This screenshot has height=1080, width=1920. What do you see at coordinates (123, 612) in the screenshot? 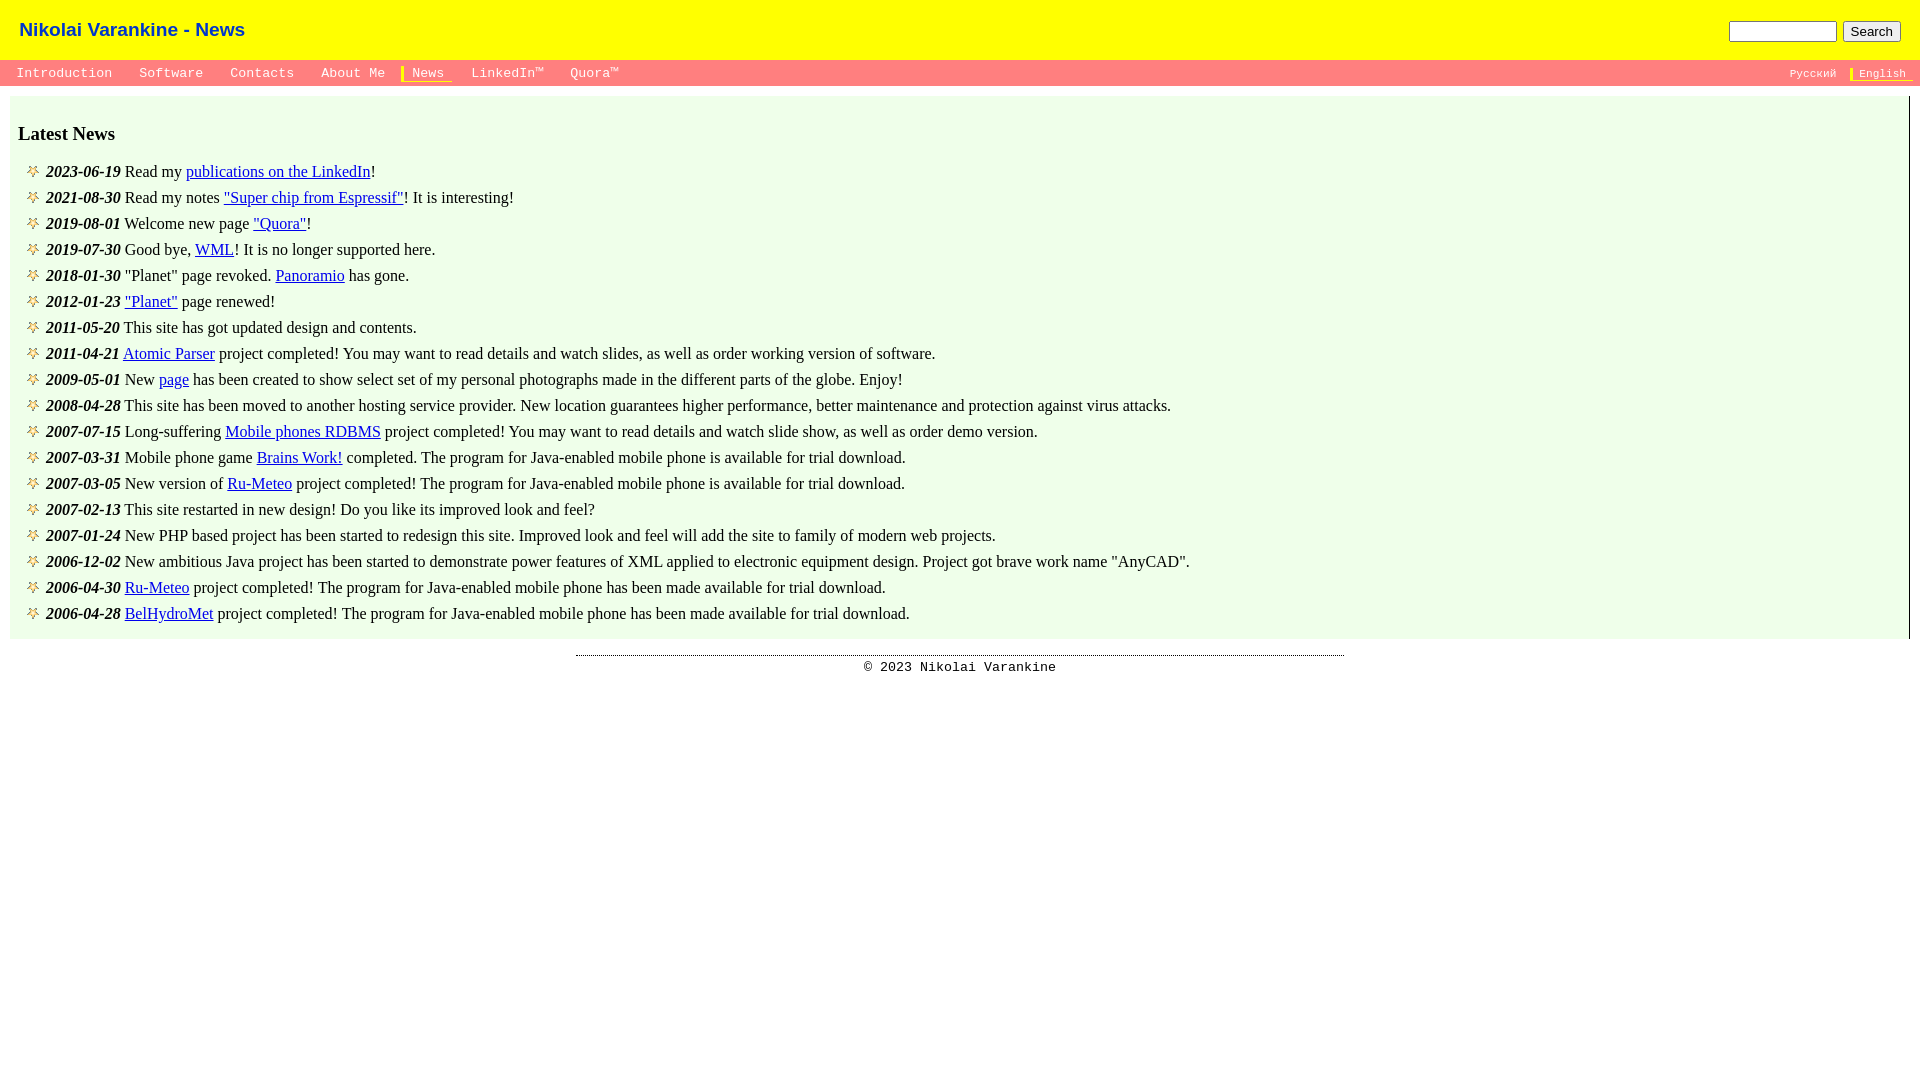
I see `'BelHydroMet'` at bounding box center [123, 612].